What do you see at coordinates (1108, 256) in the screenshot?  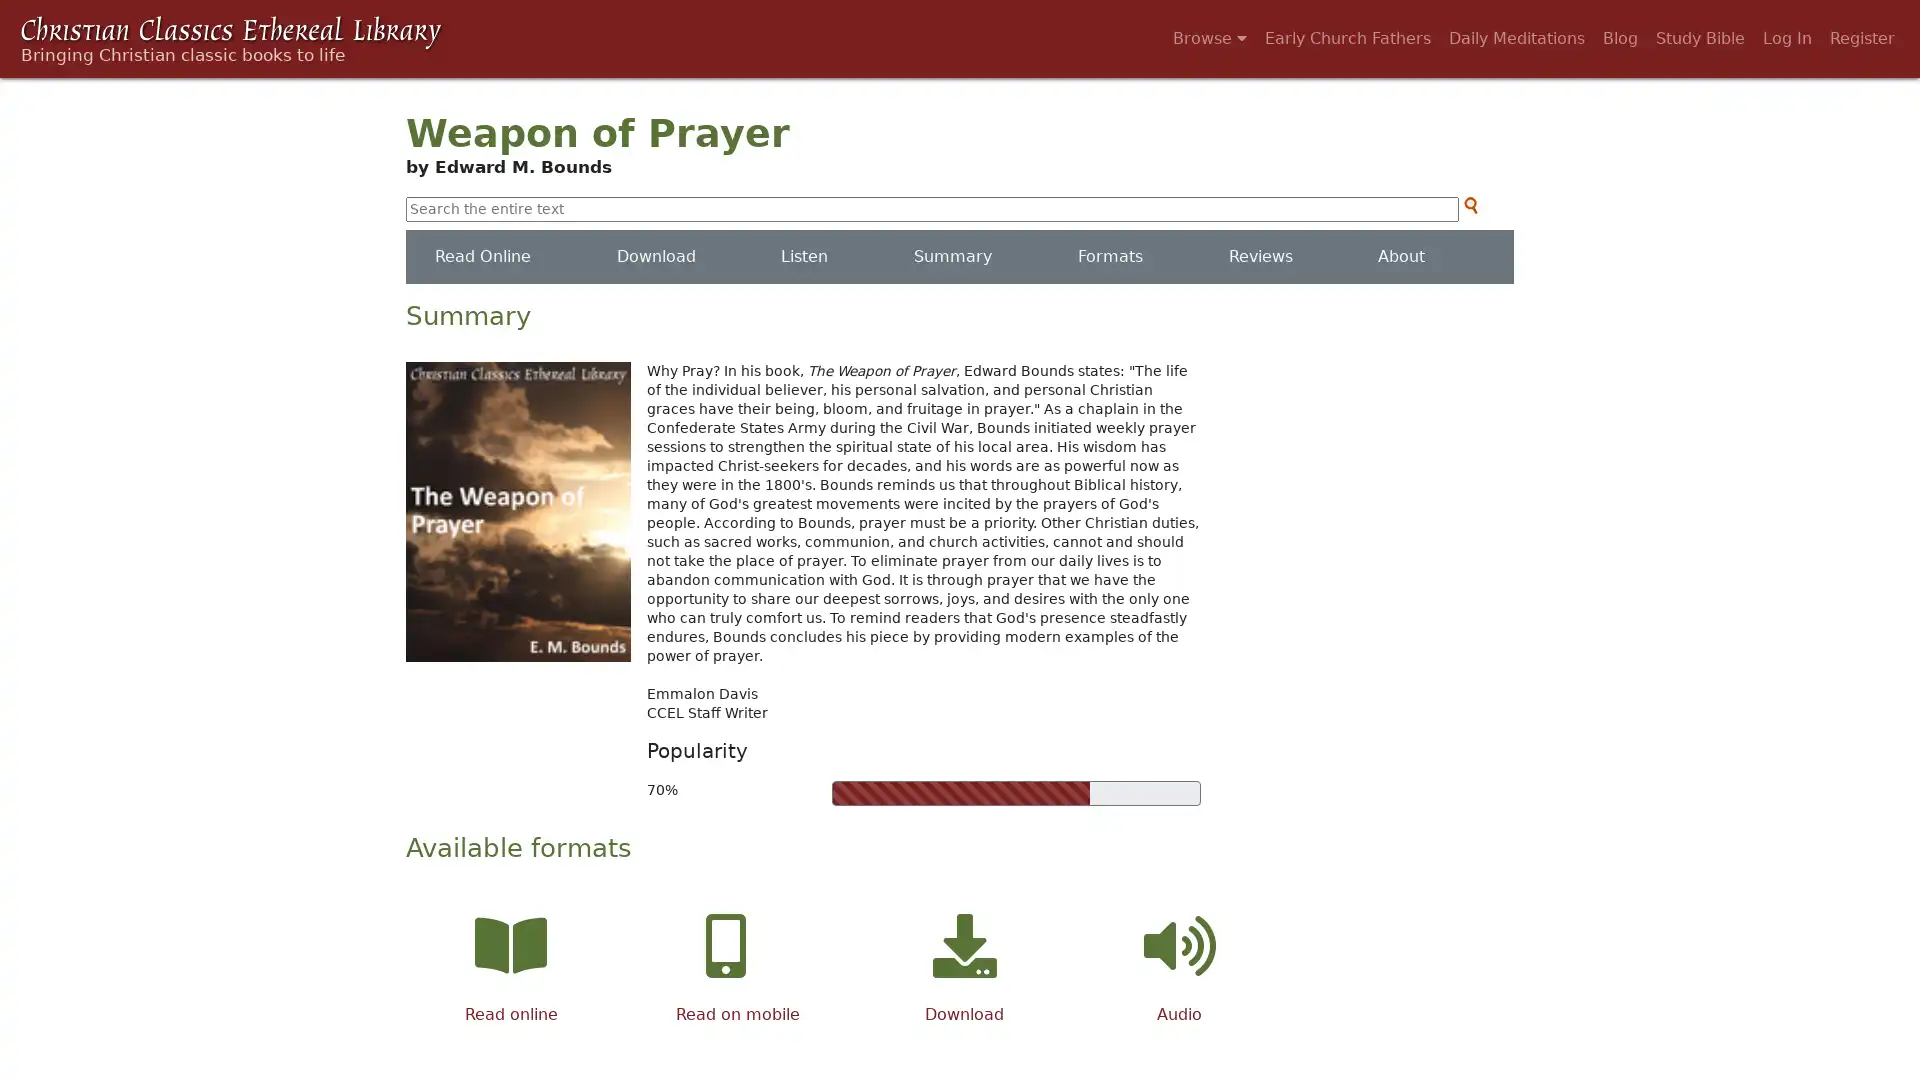 I see `Formats` at bounding box center [1108, 256].